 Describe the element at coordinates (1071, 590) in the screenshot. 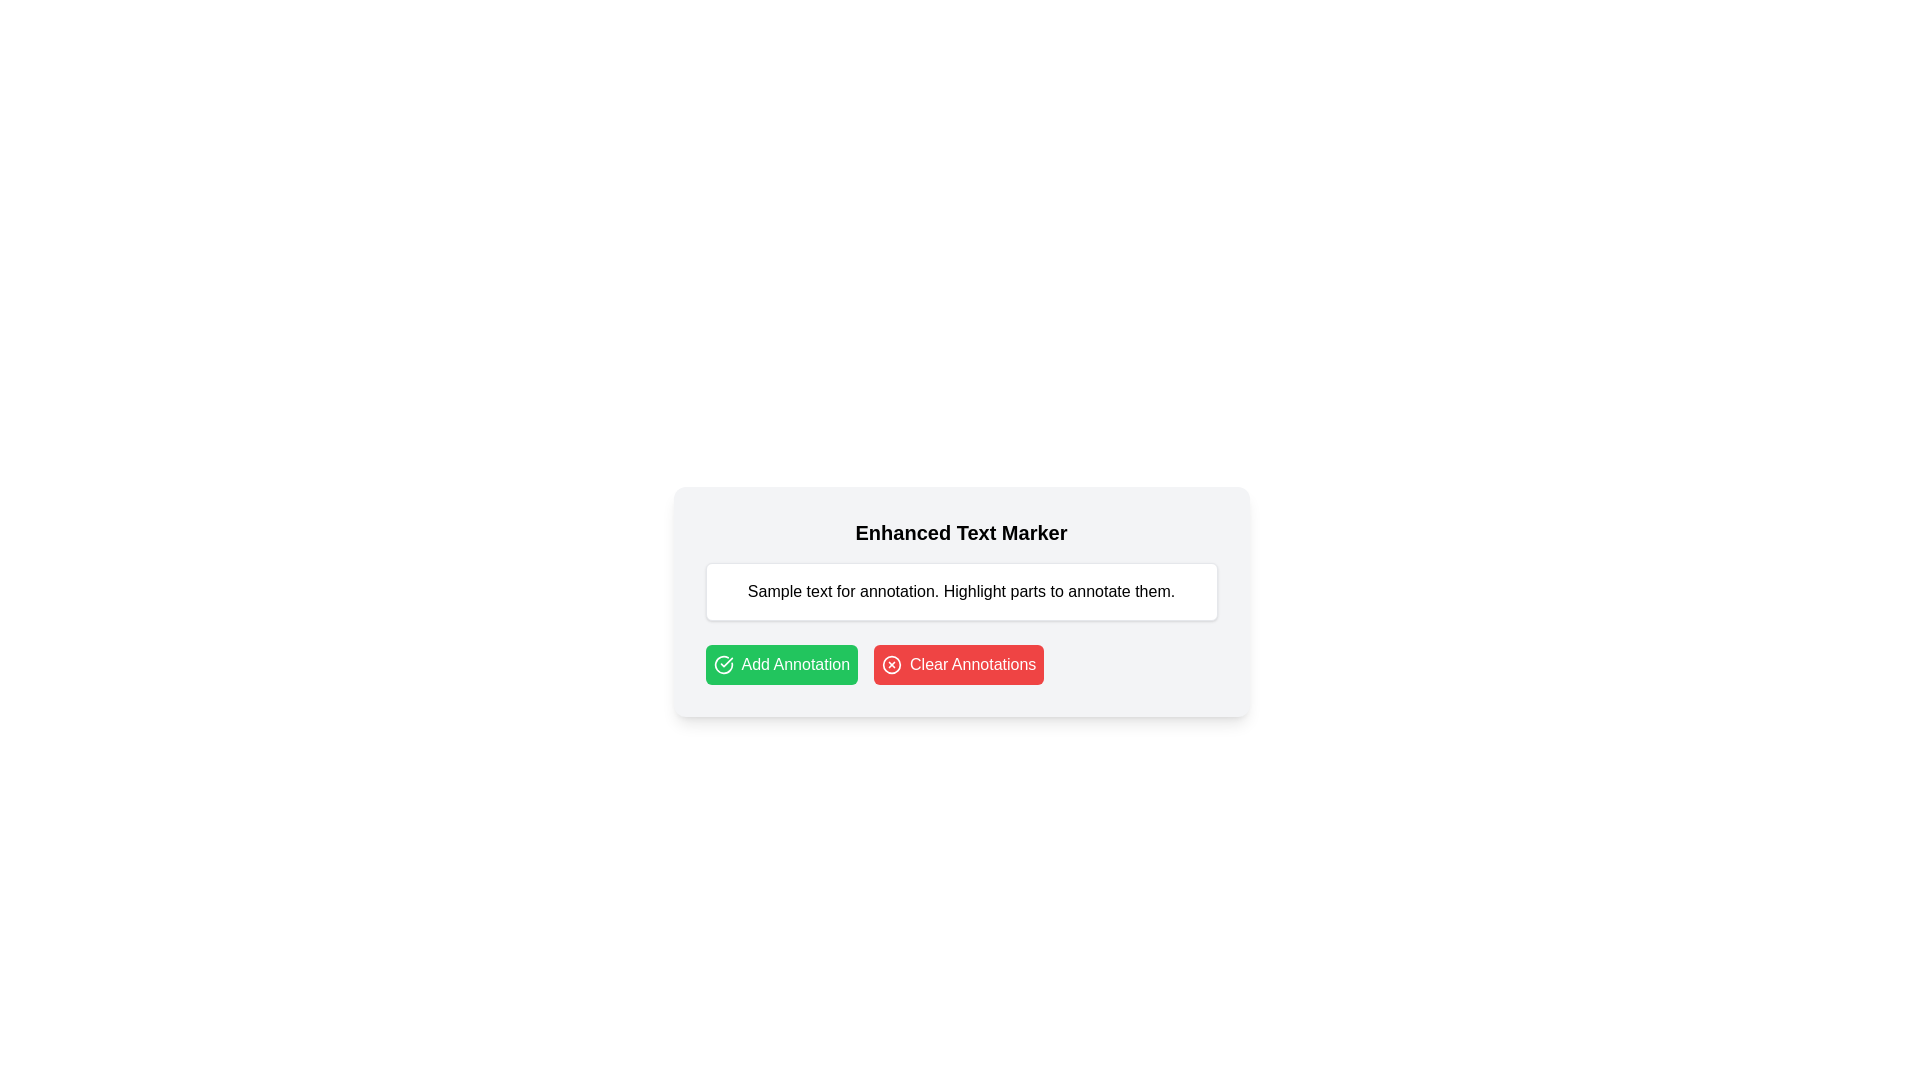

I see `the last character 'a' in the string 'Sample text for annotation. Highlight parts to annotate them.' which is displayed in black color within a text box` at that location.